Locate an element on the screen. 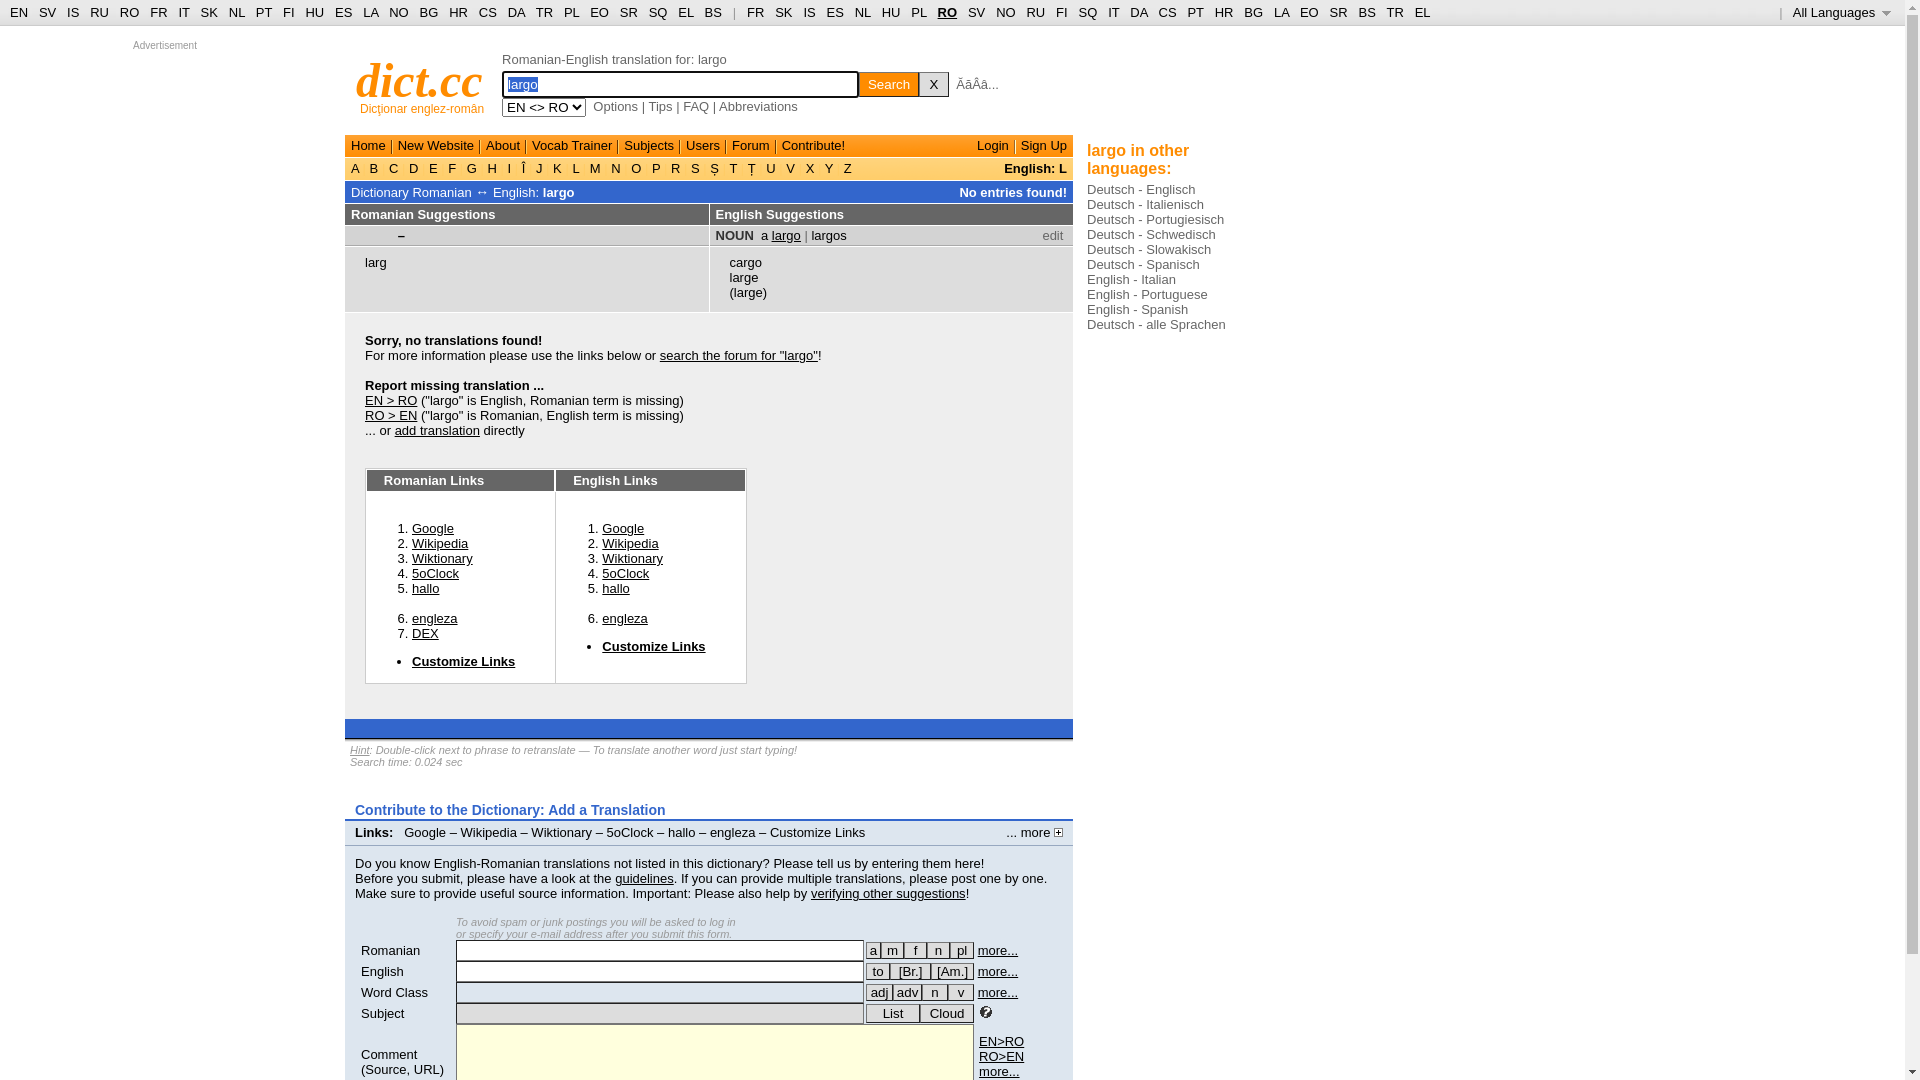 The image size is (1920, 1080). 'more...' is located at coordinates (998, 949).